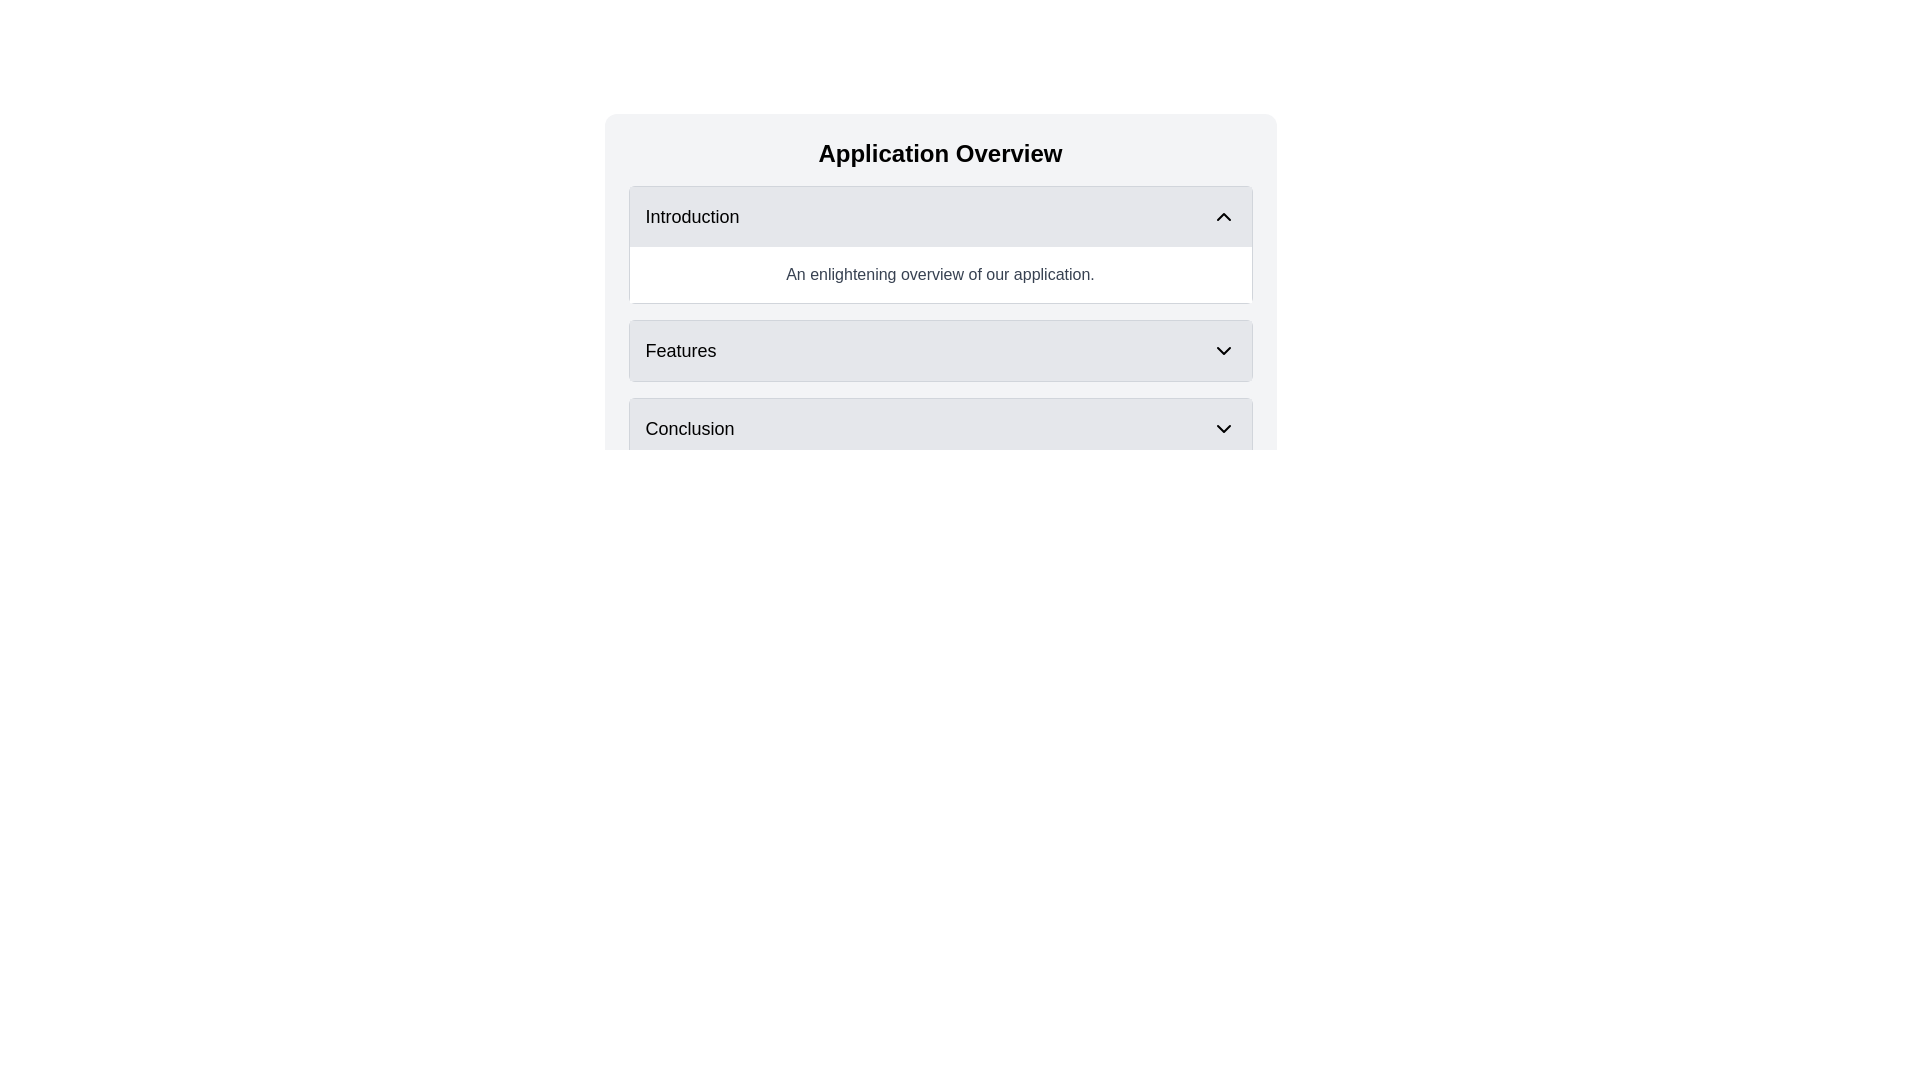 Image resolution: width=1920 pixels, height=1080 pixels. I want to click on the Accordion Header labeled 'Conclusion' for keyboard interaction, so click(939, 427).